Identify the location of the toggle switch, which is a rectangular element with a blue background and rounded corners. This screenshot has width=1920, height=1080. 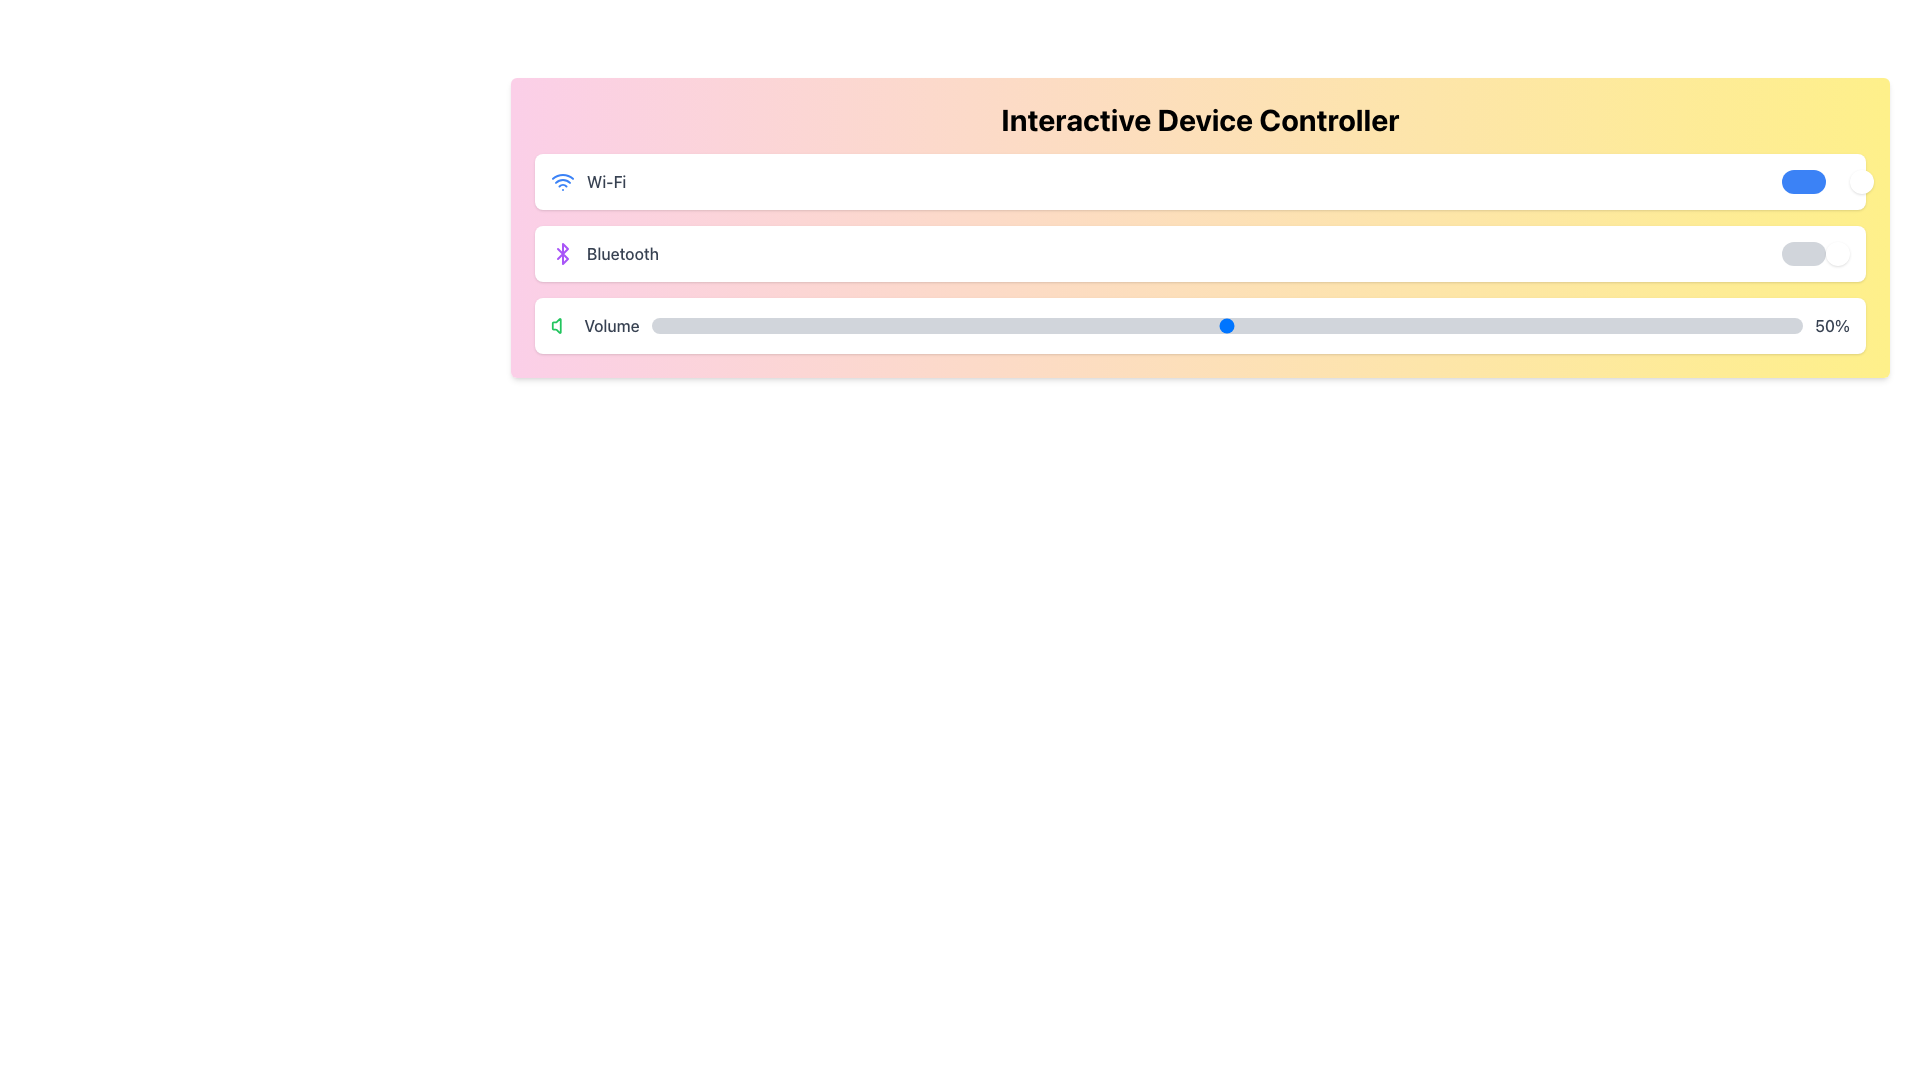
(1804, 181).